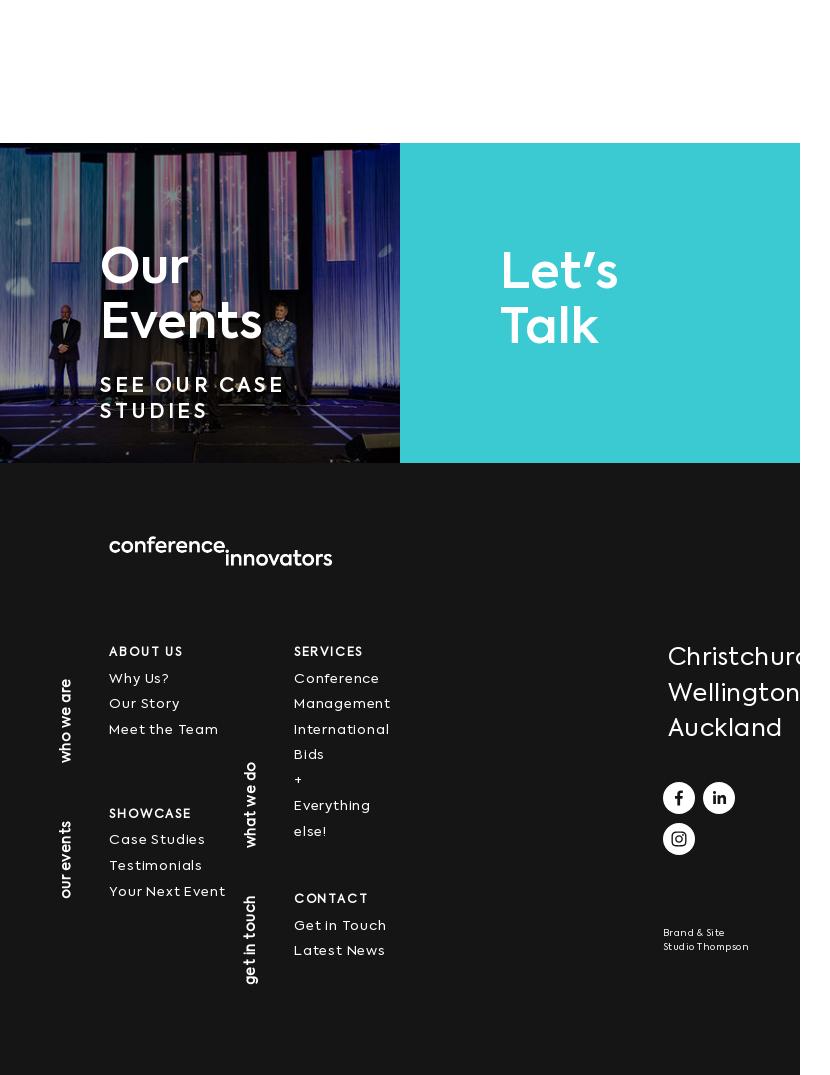  I want to click on '+ Everything else!', so click(330, 805).